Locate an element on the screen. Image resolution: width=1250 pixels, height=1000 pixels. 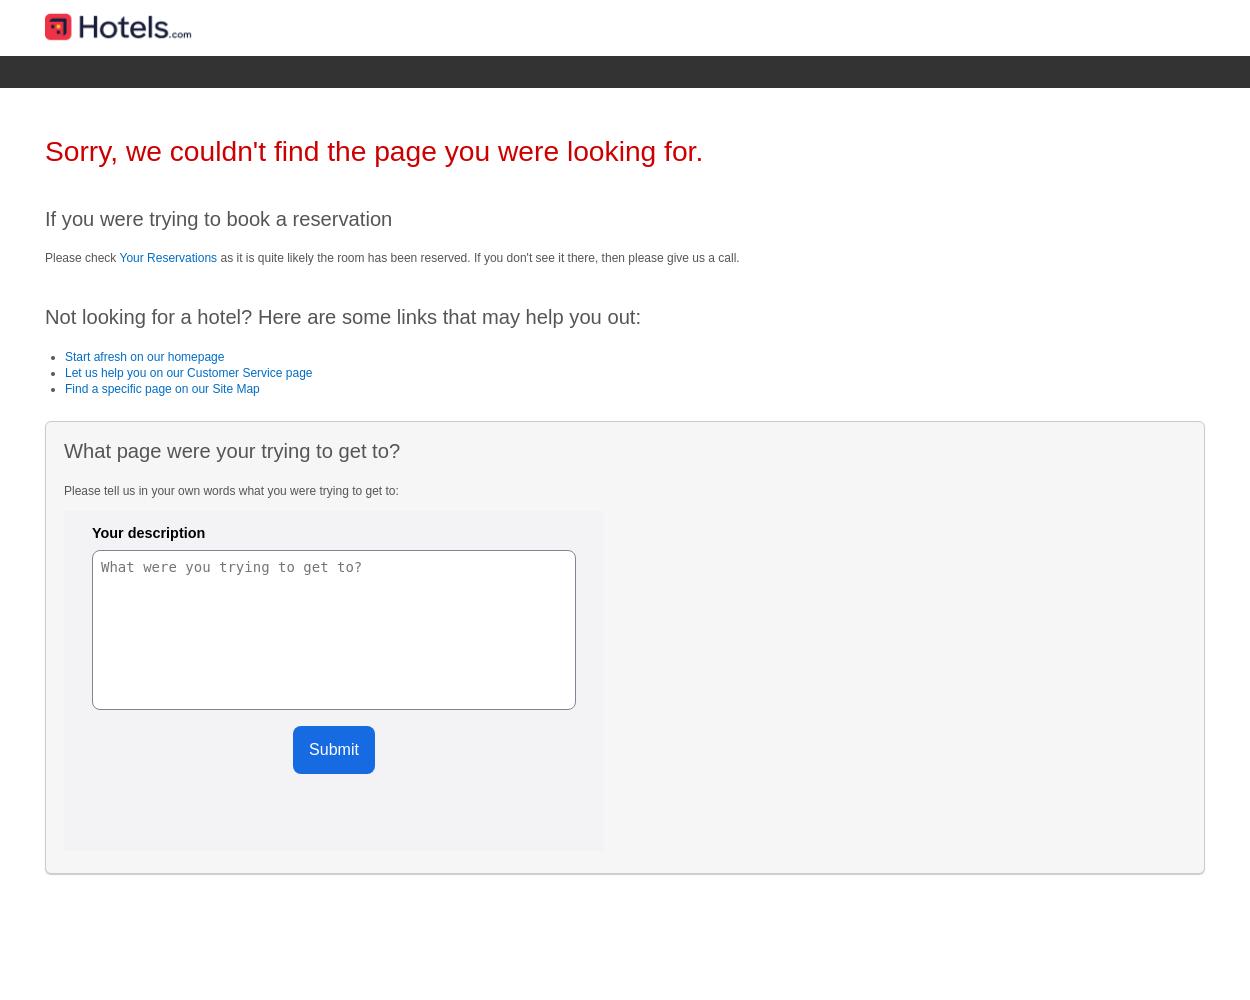
'Please tell us in your own words what you were trying to get to:' is located at coordinates (63, 489).